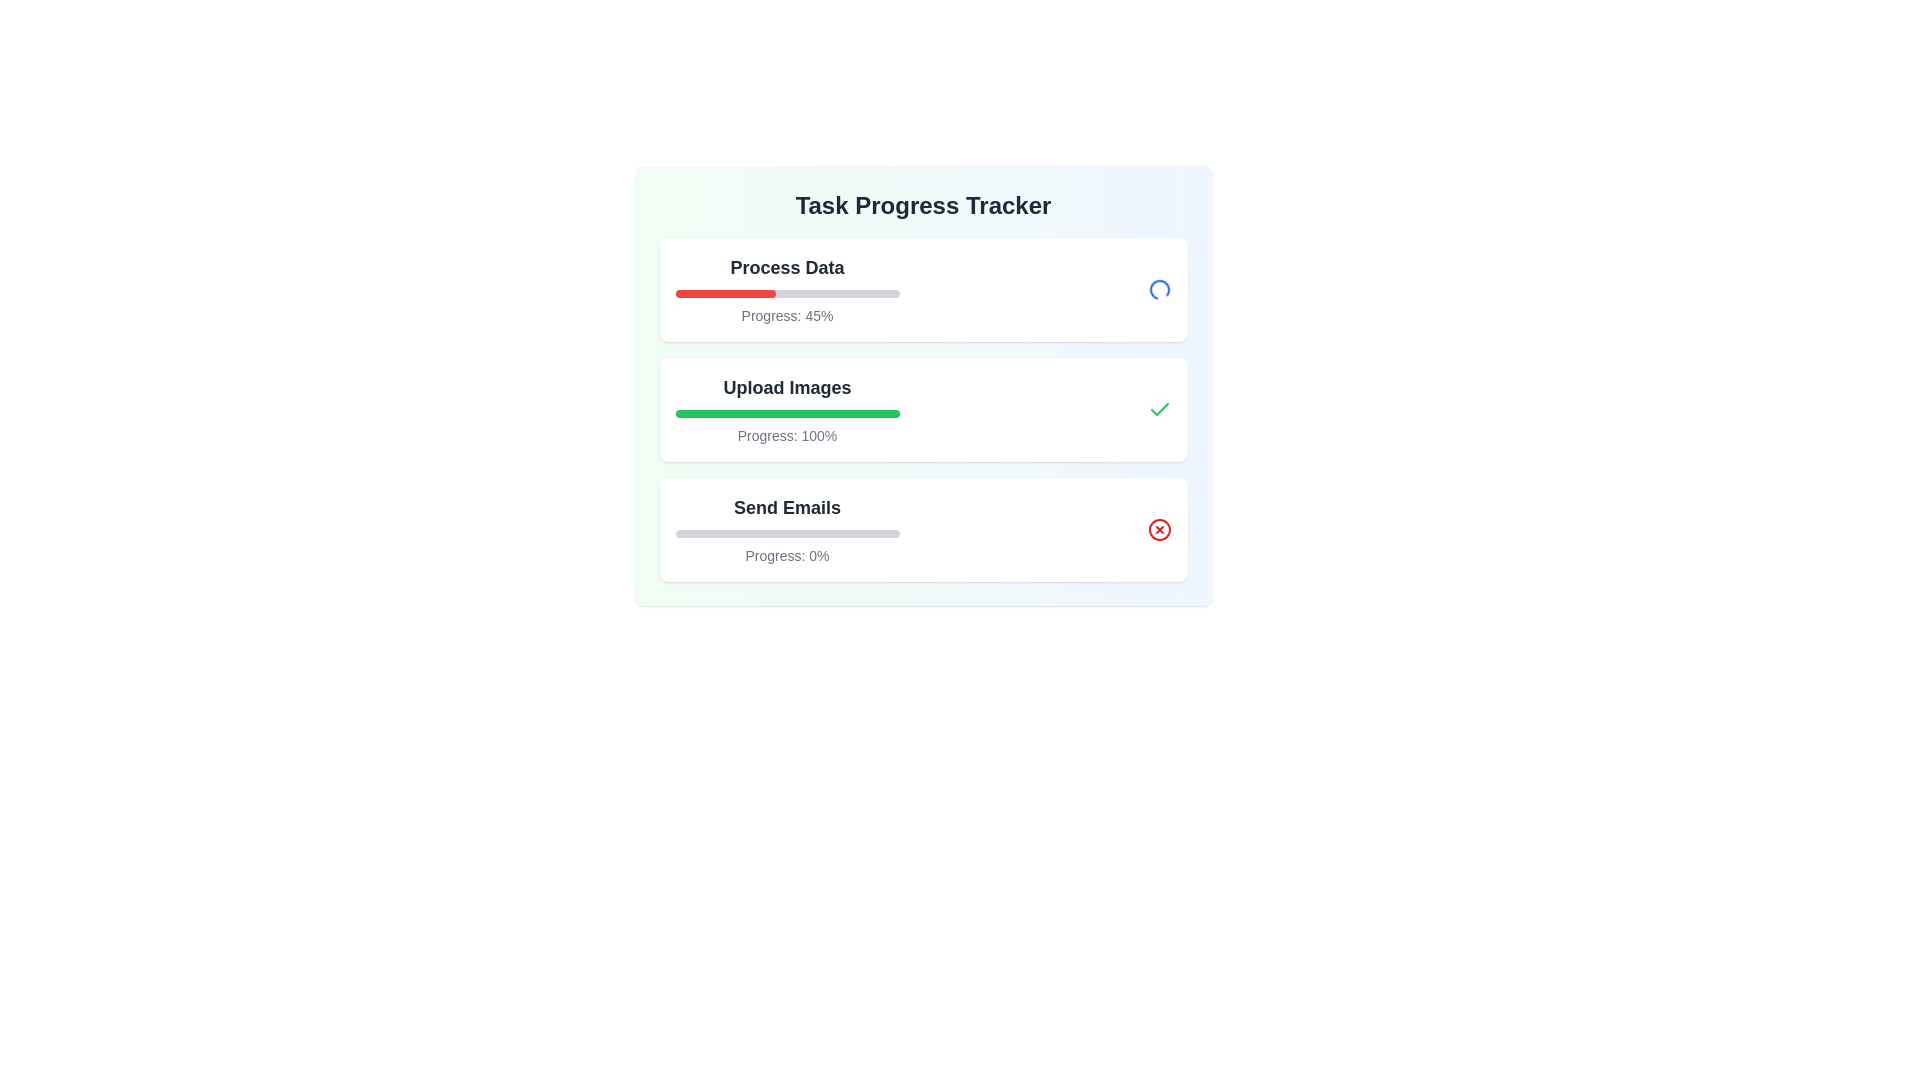 The width and height of the screenshot is (1920, 1080). What do you see at coordinates (786, 289) in the screenshot?
I see `the progress bar titled 'Process Data'` at bounding box center [786, 289].